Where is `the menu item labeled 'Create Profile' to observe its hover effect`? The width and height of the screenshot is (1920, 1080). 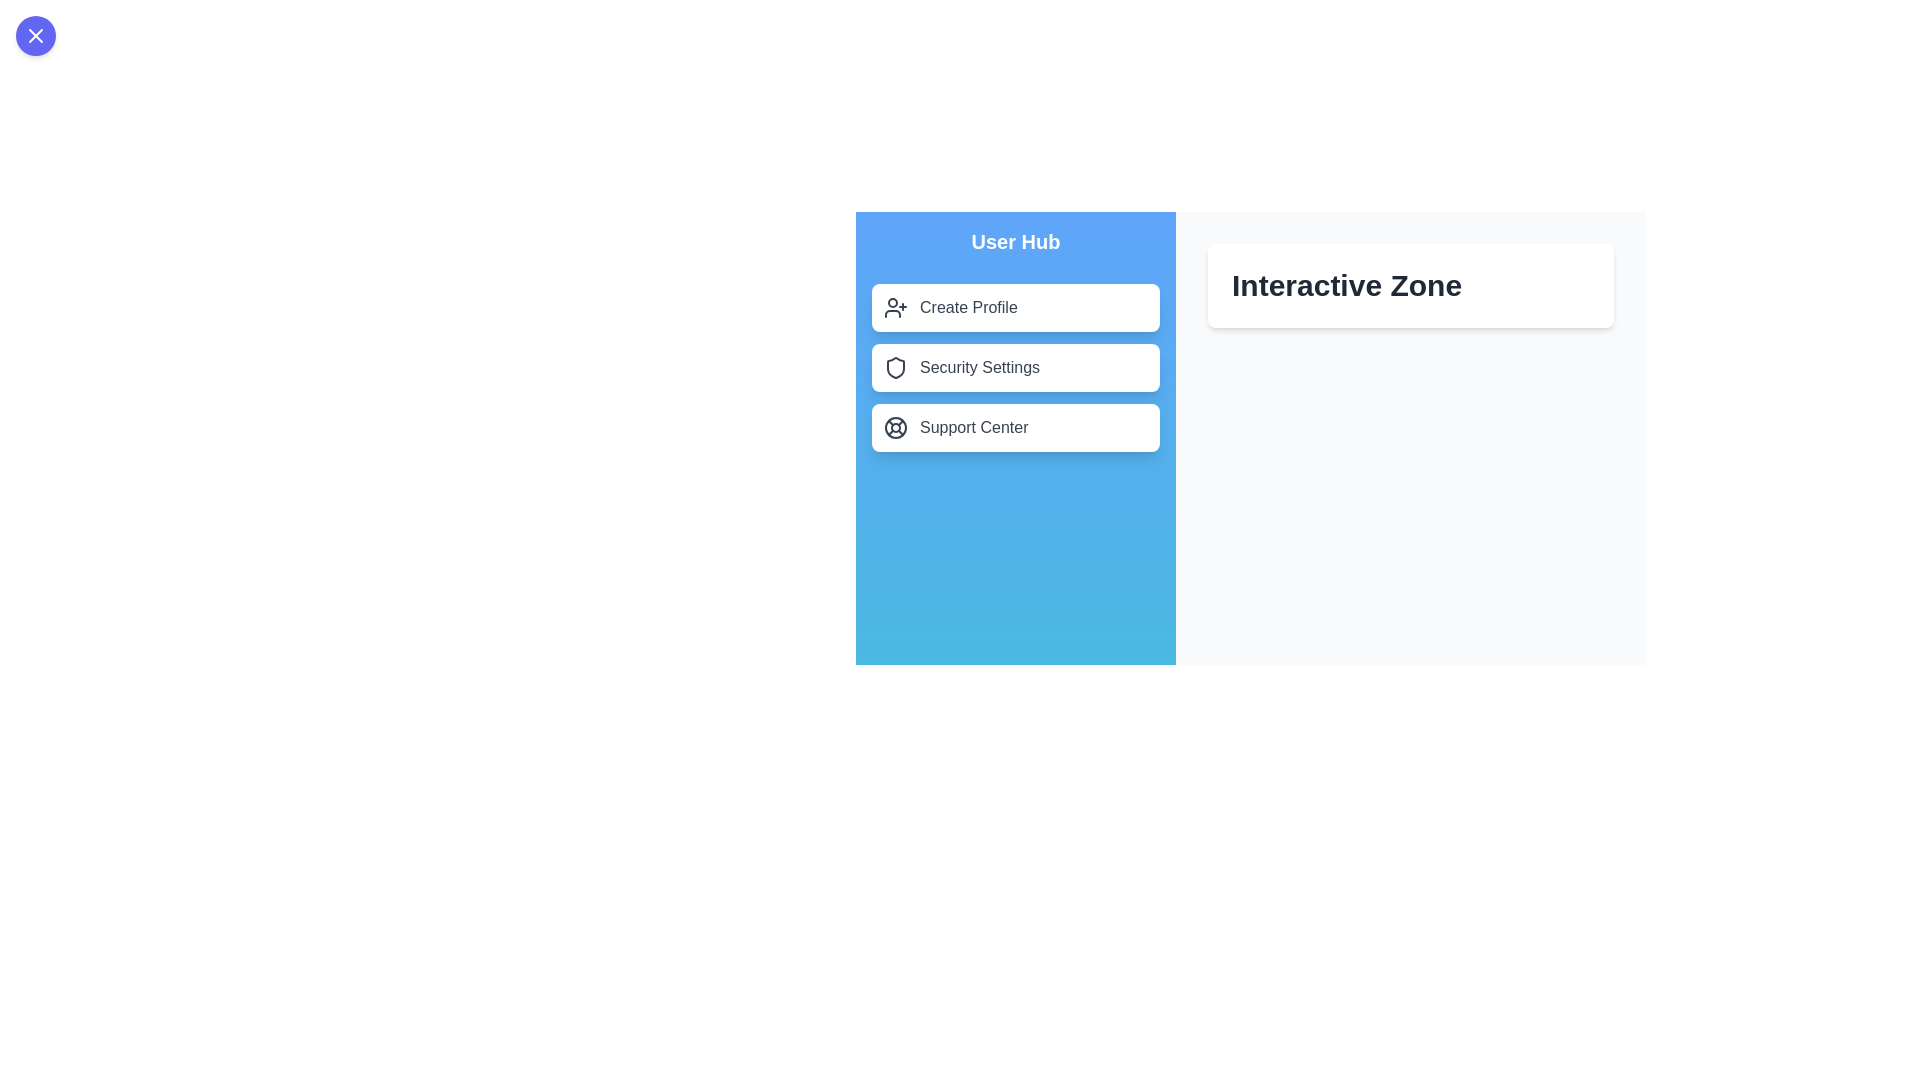 the menu item labeled 'Create Profile' to observe its hover effect is located at coordinates (1016, 308).